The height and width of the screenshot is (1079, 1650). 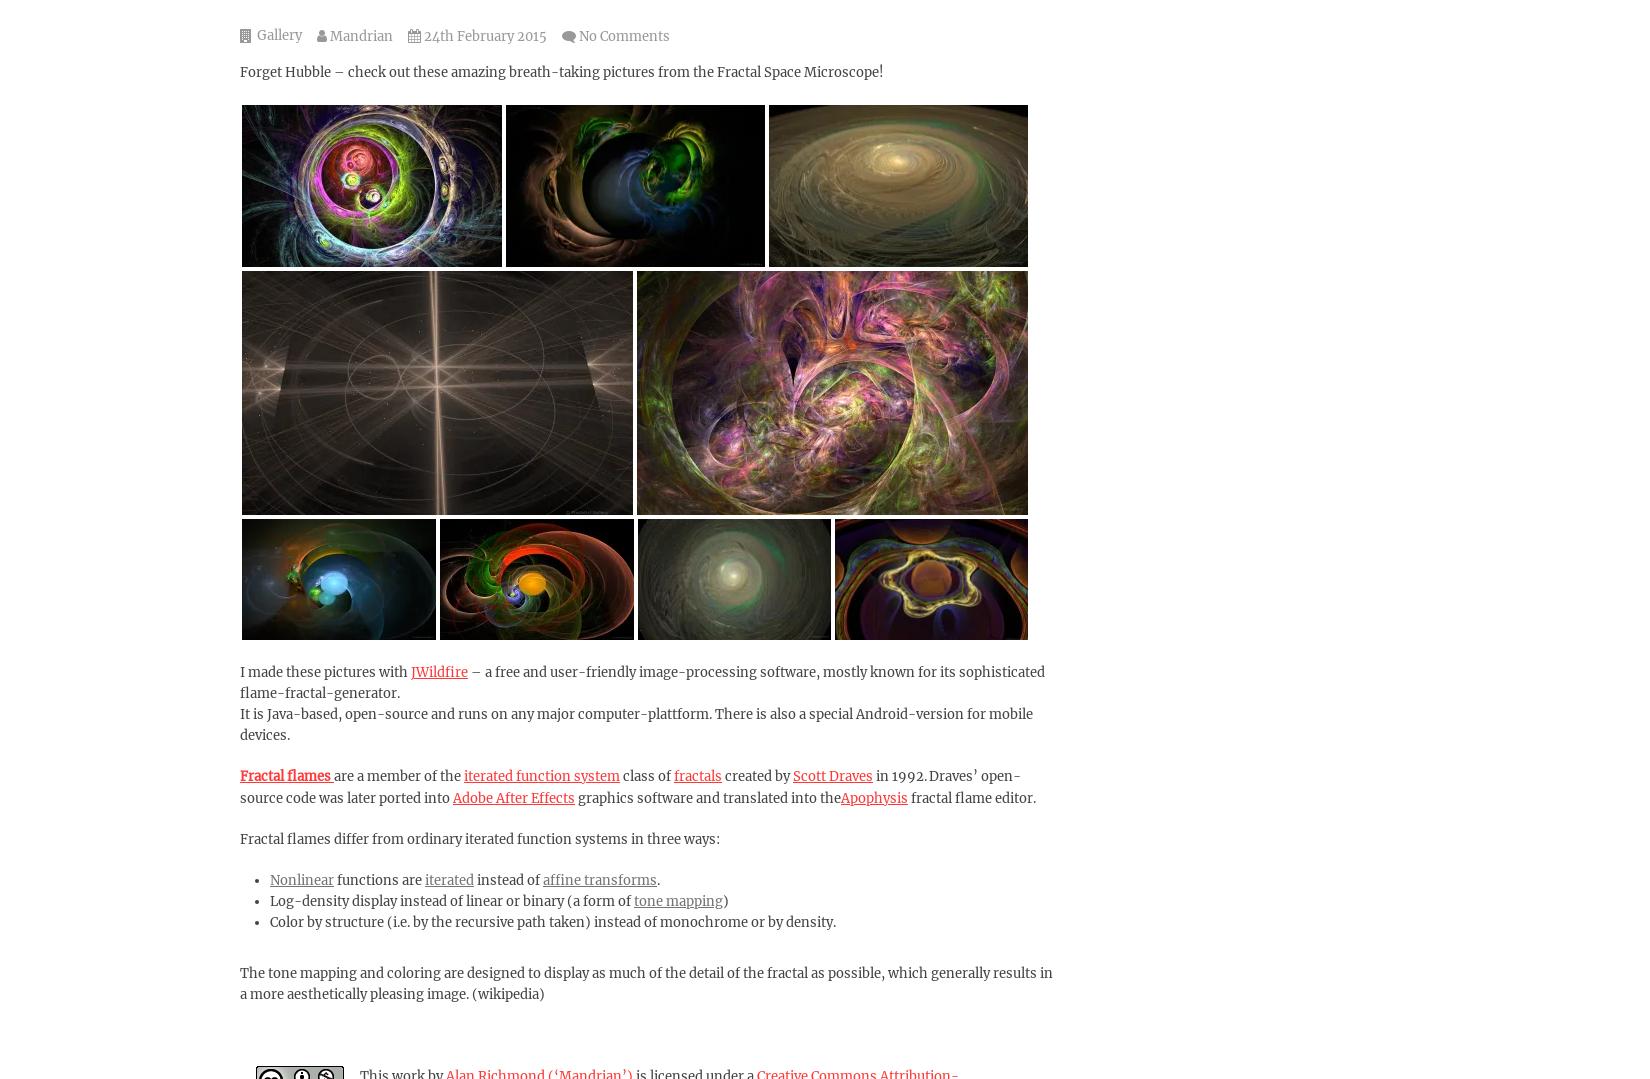 I want to click on 'Apophysis', so click(x=841, y=797).